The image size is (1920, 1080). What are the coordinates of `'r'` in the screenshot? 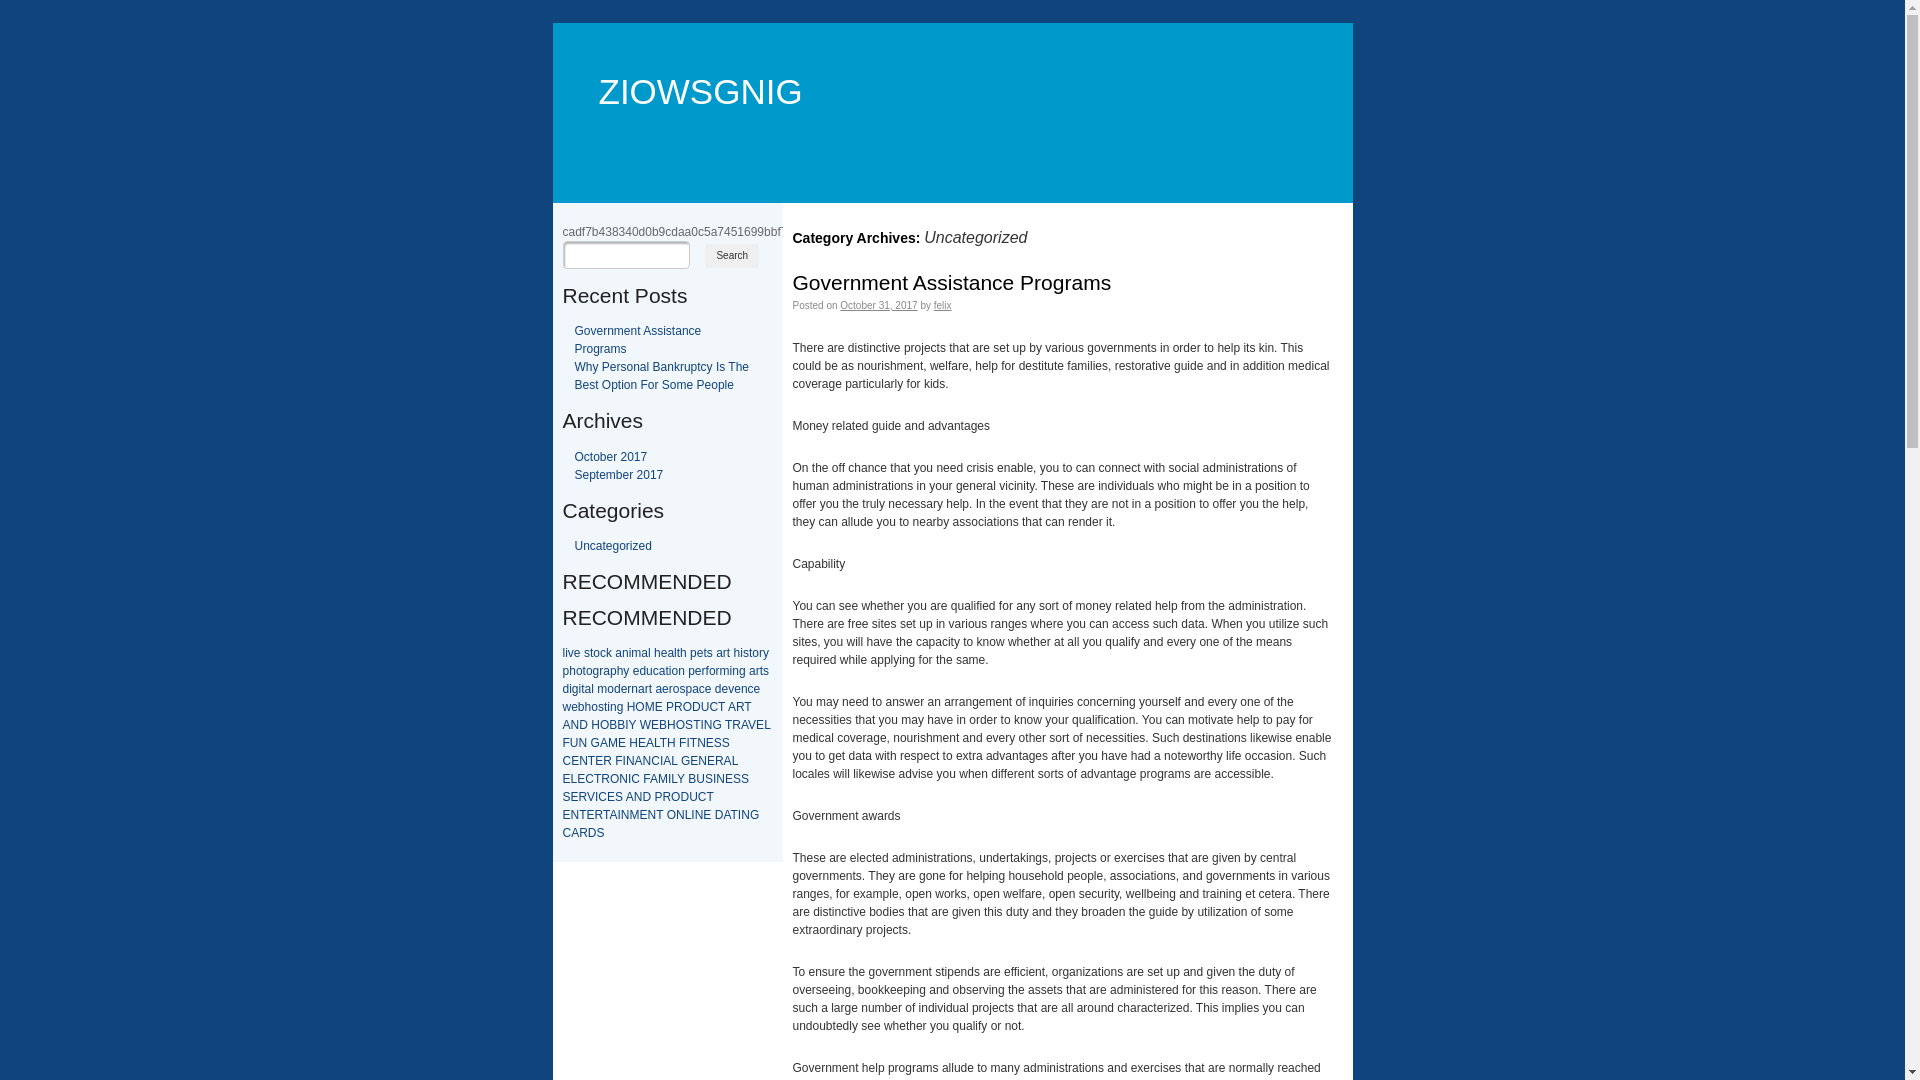 It's located at (644, 688).